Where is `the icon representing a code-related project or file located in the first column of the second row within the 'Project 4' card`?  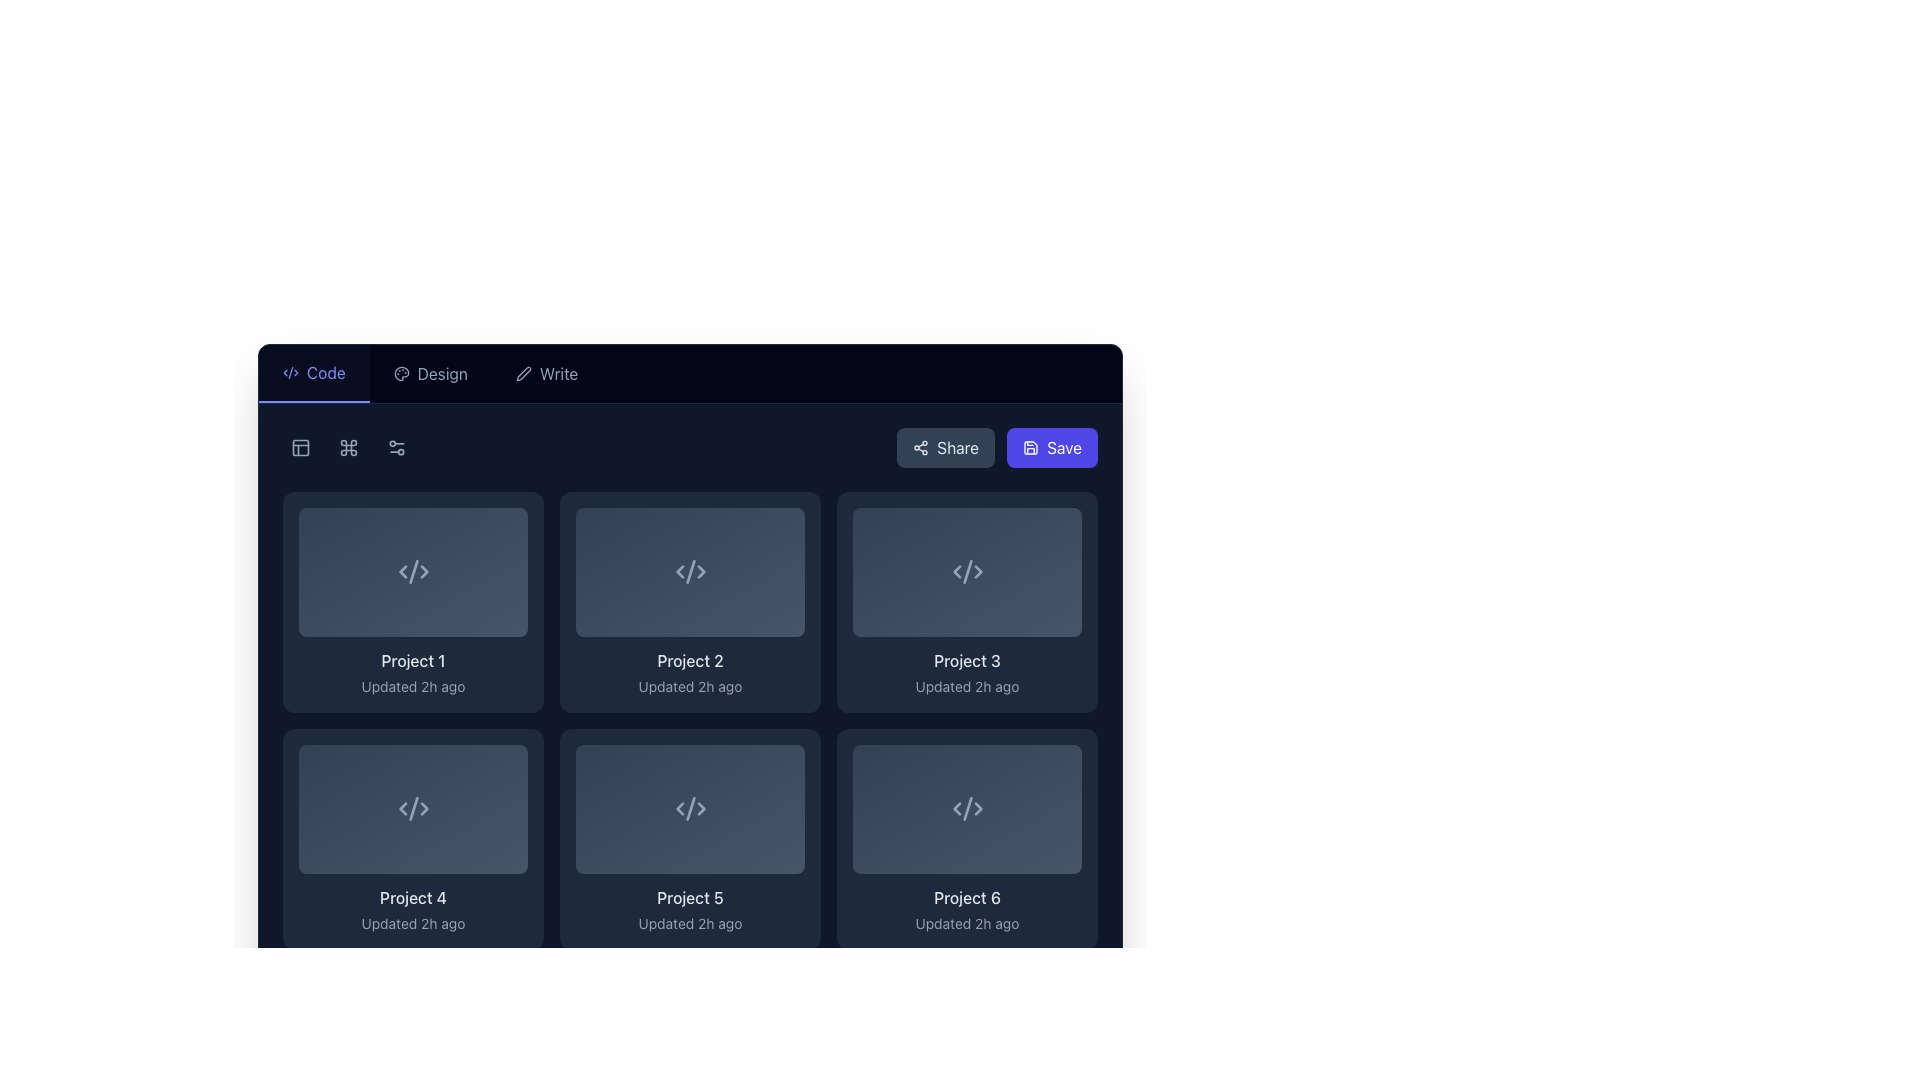
the icon representing a code-related project or file located in the first column of the second row within the 'Project 4' card is located at coordinates (412, 808).